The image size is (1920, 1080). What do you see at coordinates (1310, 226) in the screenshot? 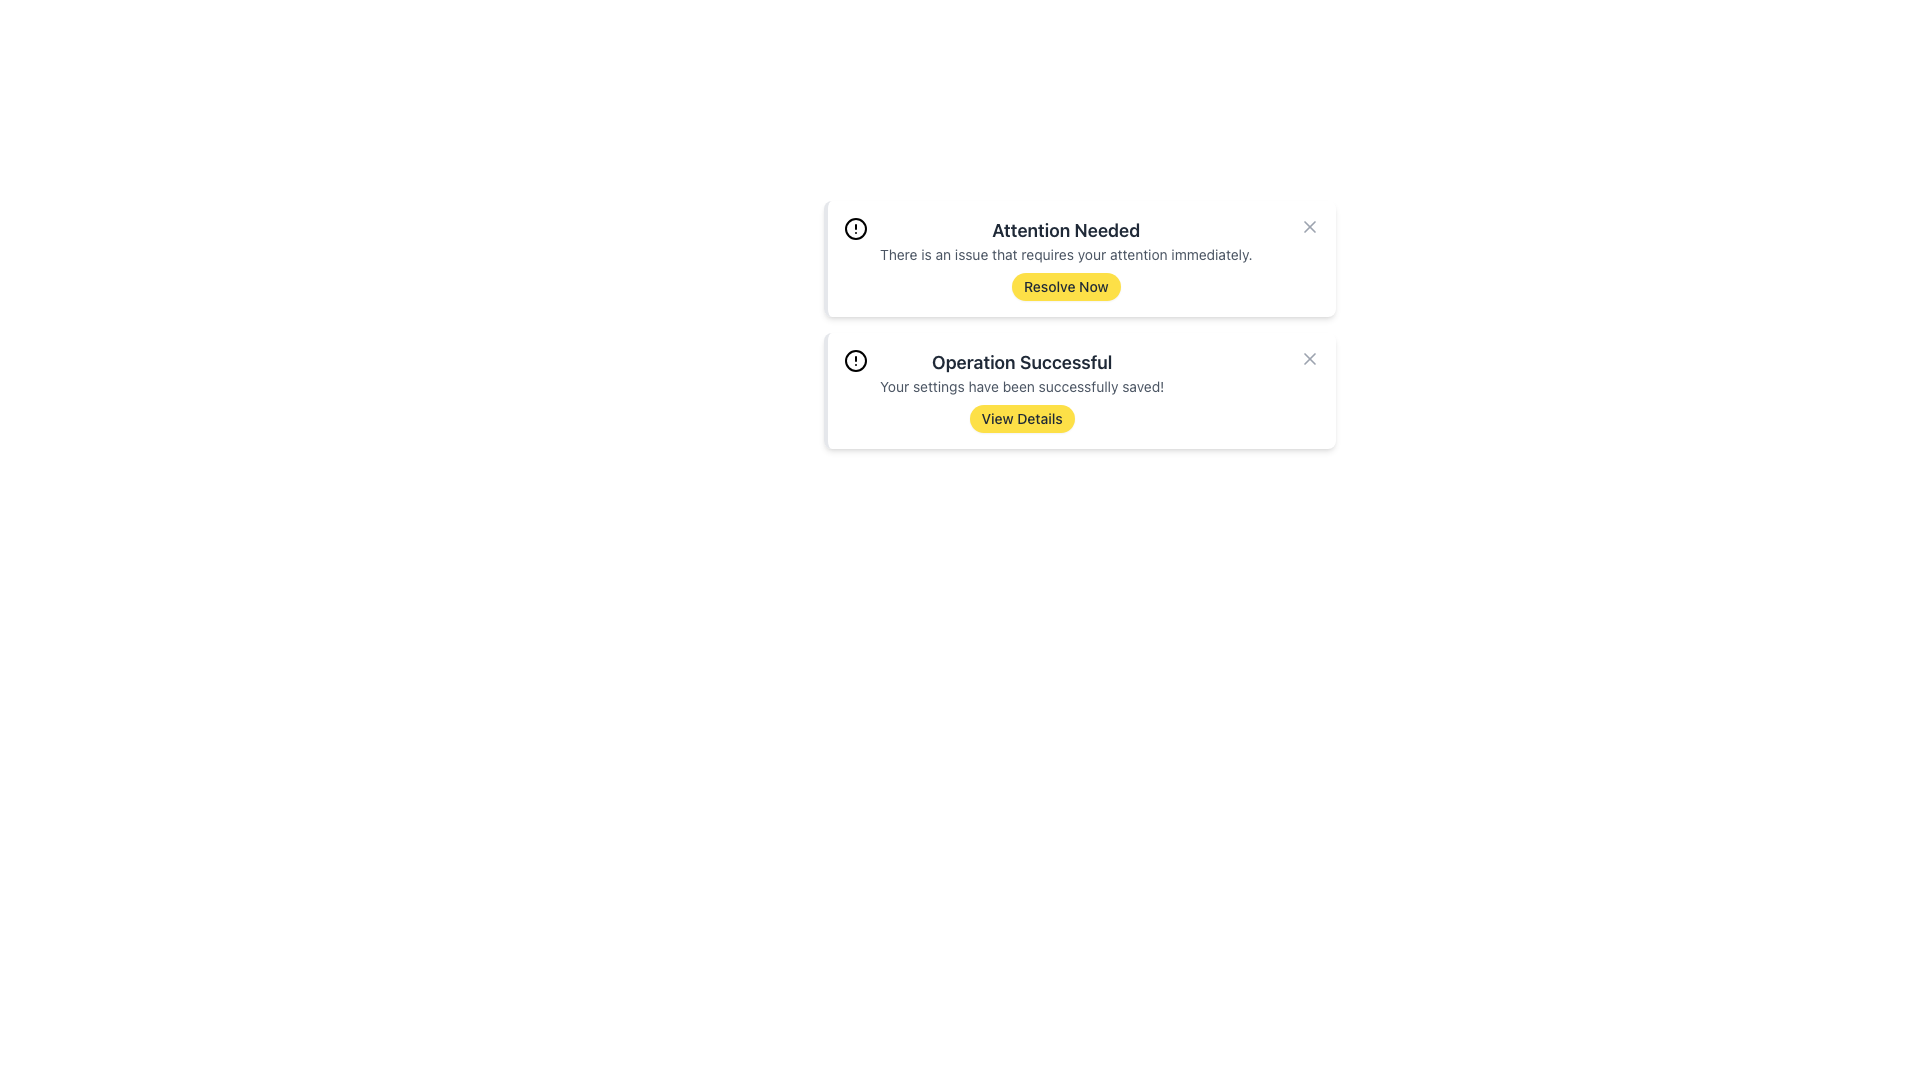
I see `the close icon located in the top-right corner of the 'Attention Needed' notification` at bounding box center [1310, 226].